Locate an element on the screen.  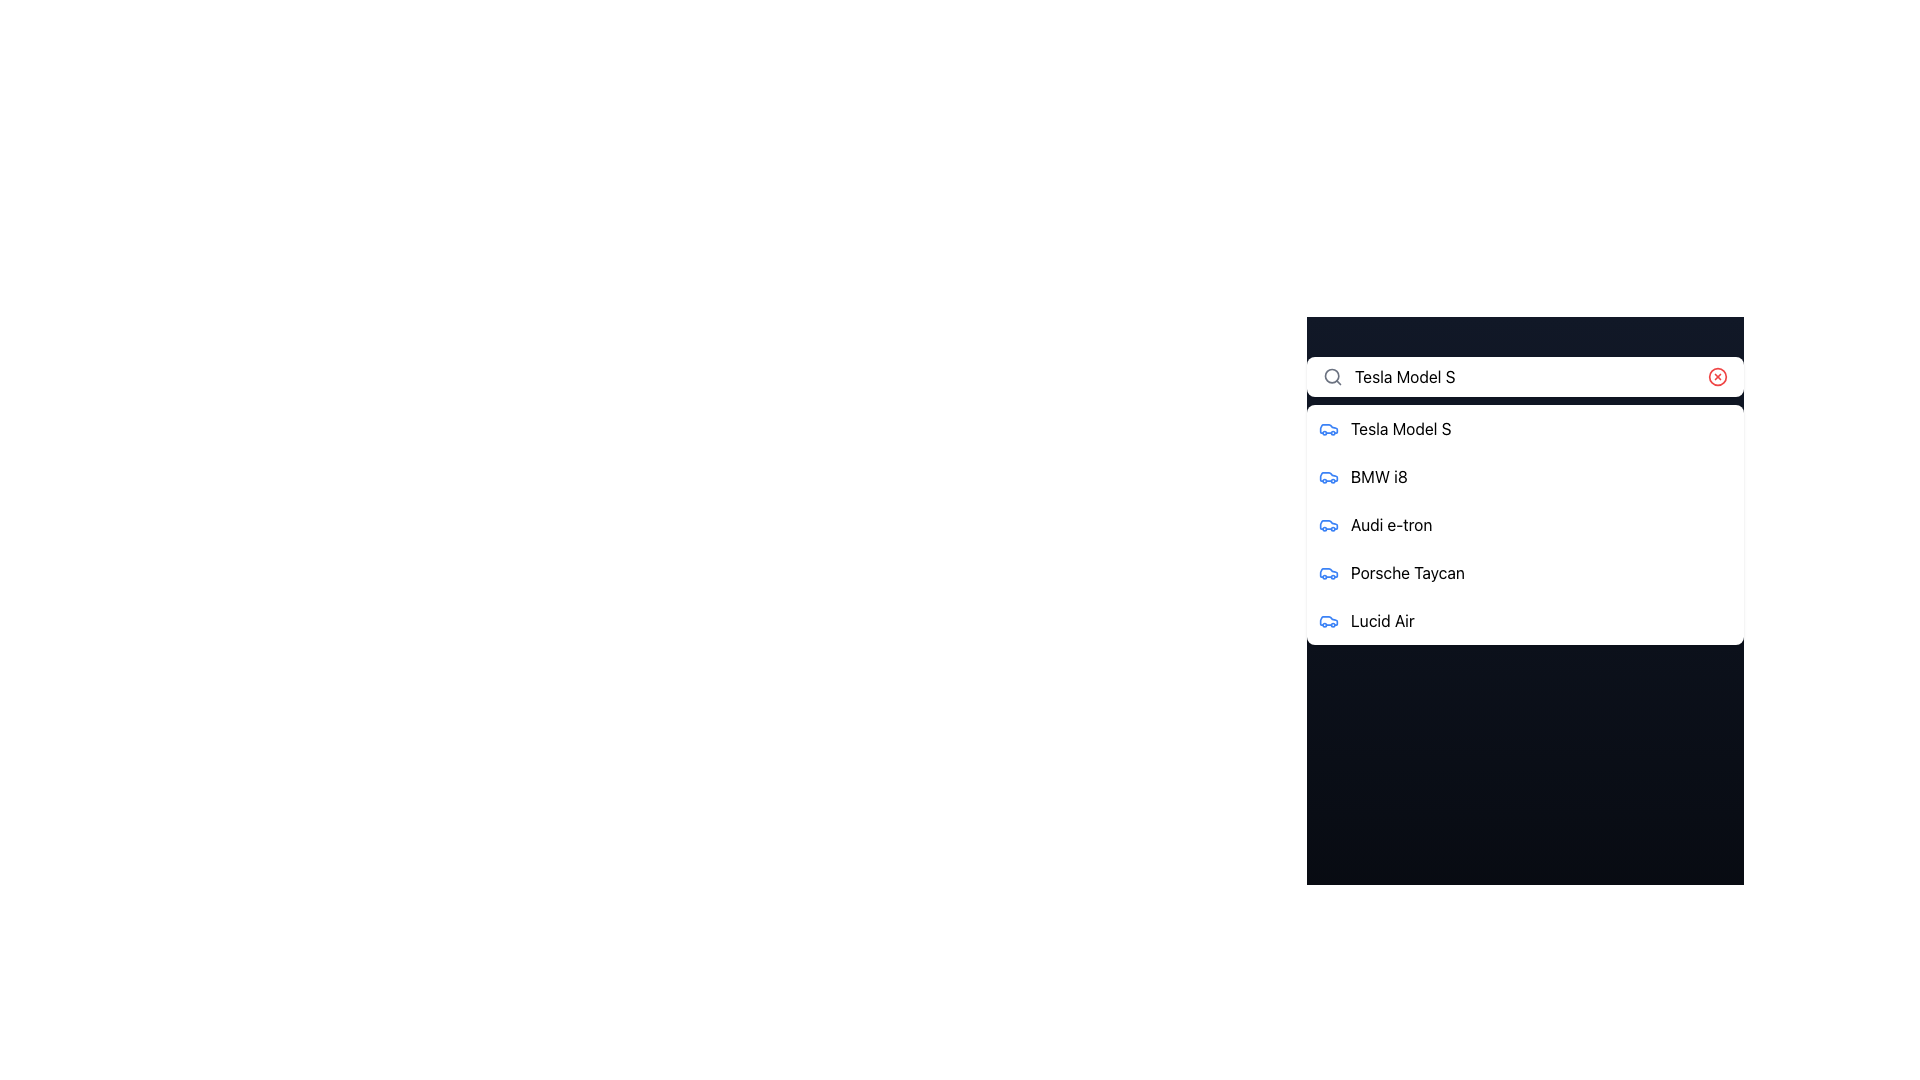
the icon that visually indicates the category or type associated with the text 'Porsche Taycan', positioned as the fourth item in a vertical list of car names is located at coordinates (1329, 573).